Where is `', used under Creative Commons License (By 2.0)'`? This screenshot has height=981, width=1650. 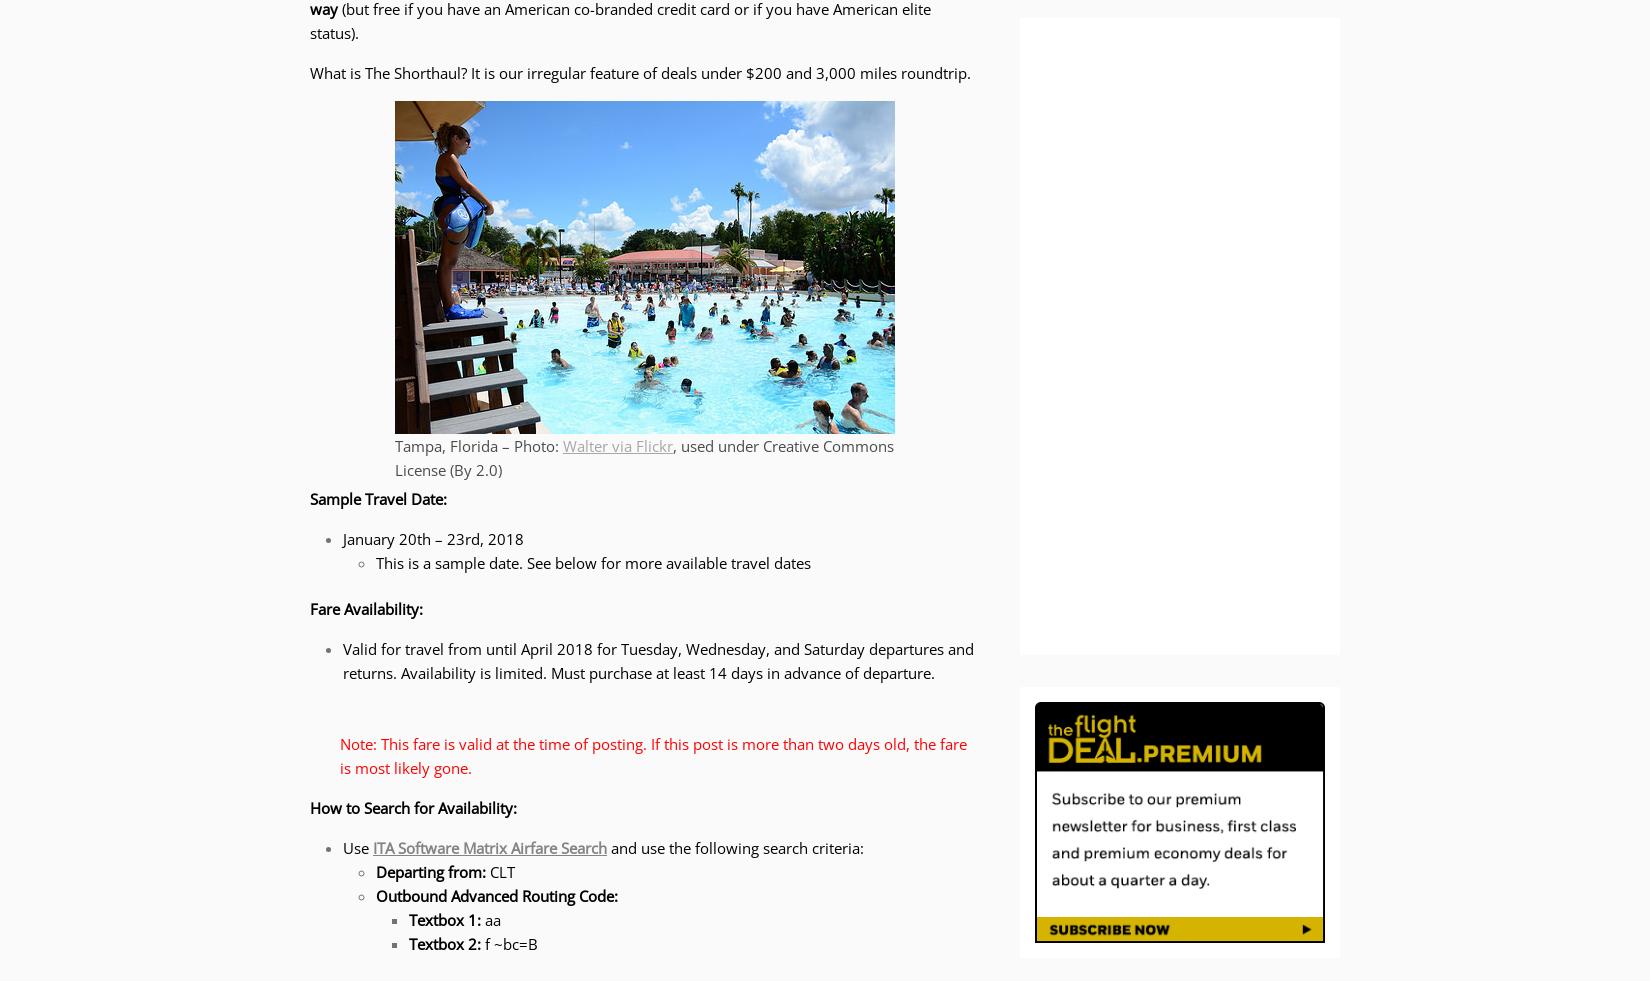
', used under Creative Commons License (By 2.0)' is located at coordinates (643, 456).